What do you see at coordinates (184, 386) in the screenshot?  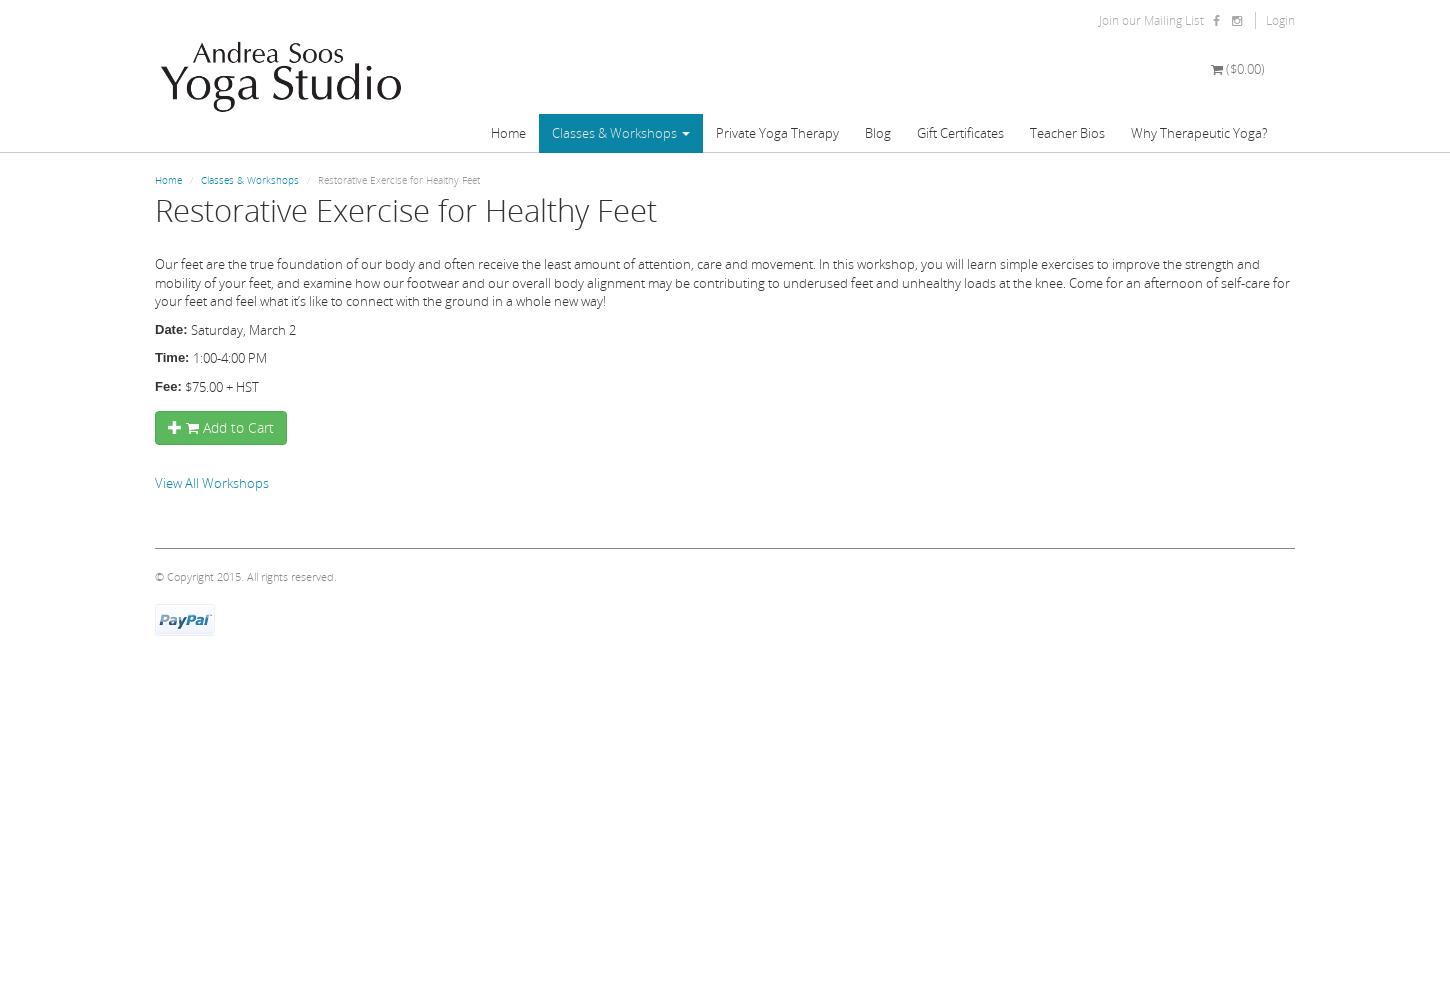 I see `'$75.00 + HST'` at bounding box center [184, 386].